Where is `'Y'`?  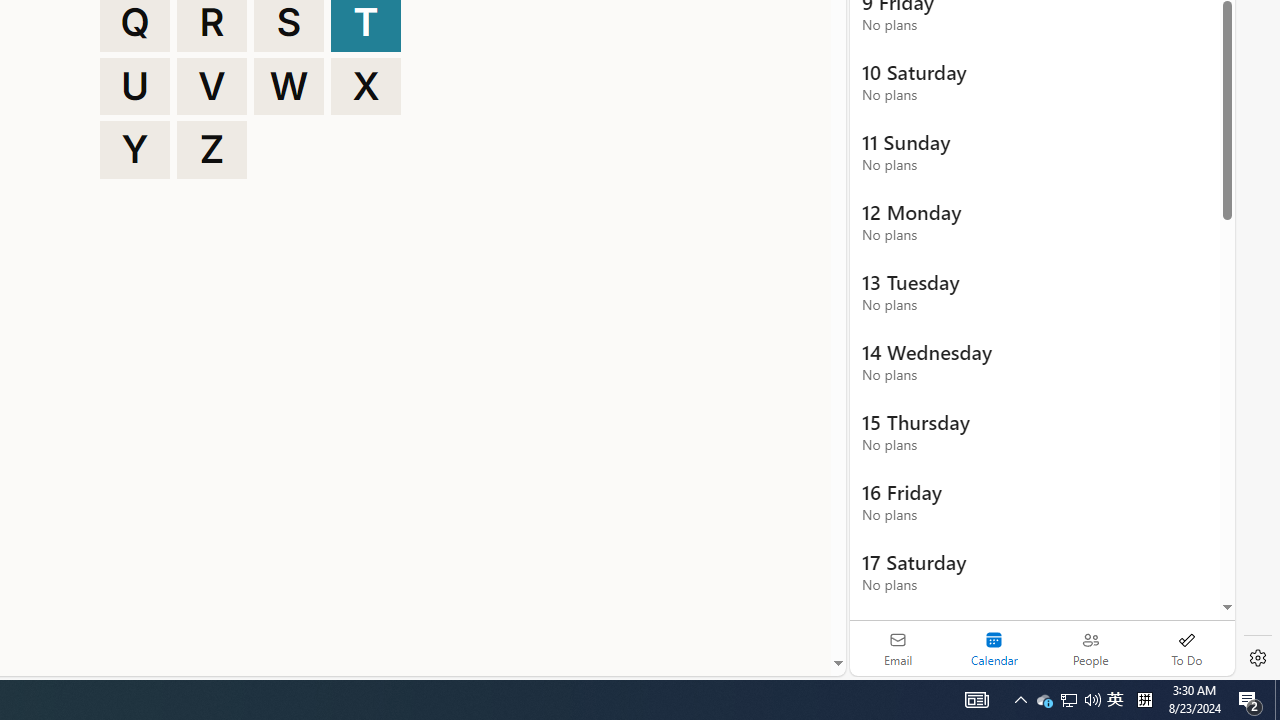 'Y' is located at coordinates (134, 149).